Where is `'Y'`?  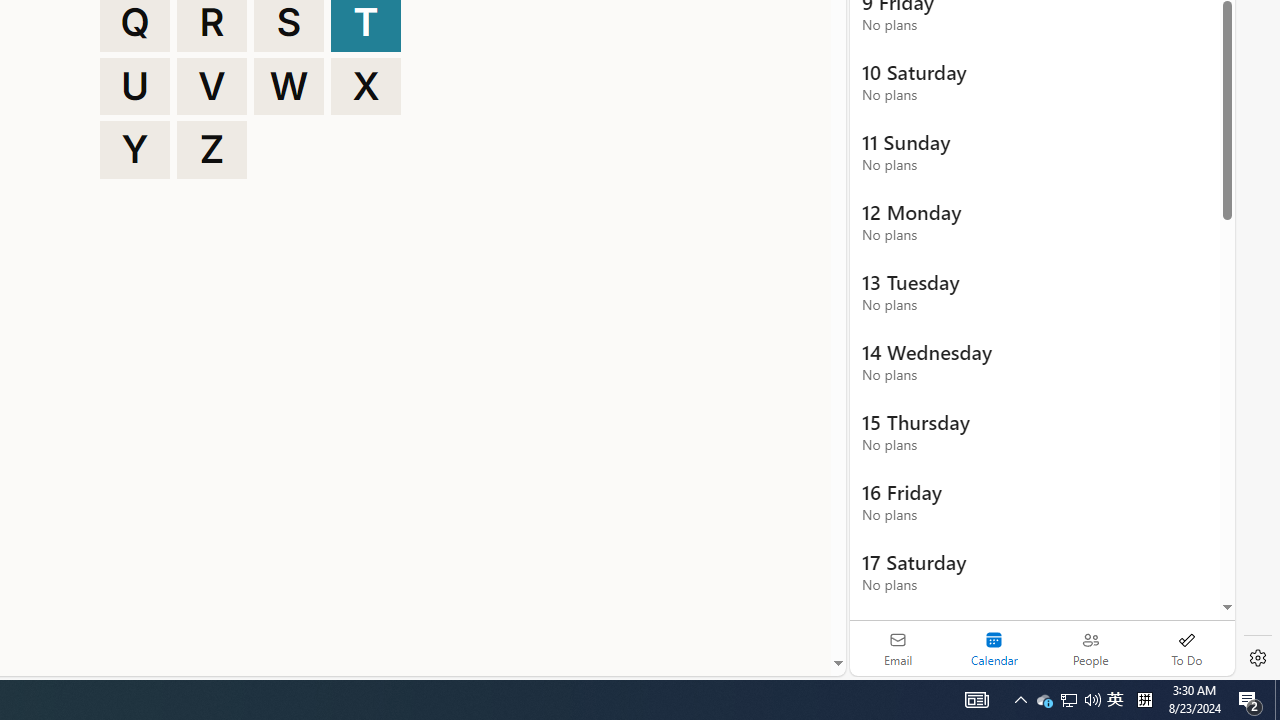 'Y' is located at coordinates (134, 149).